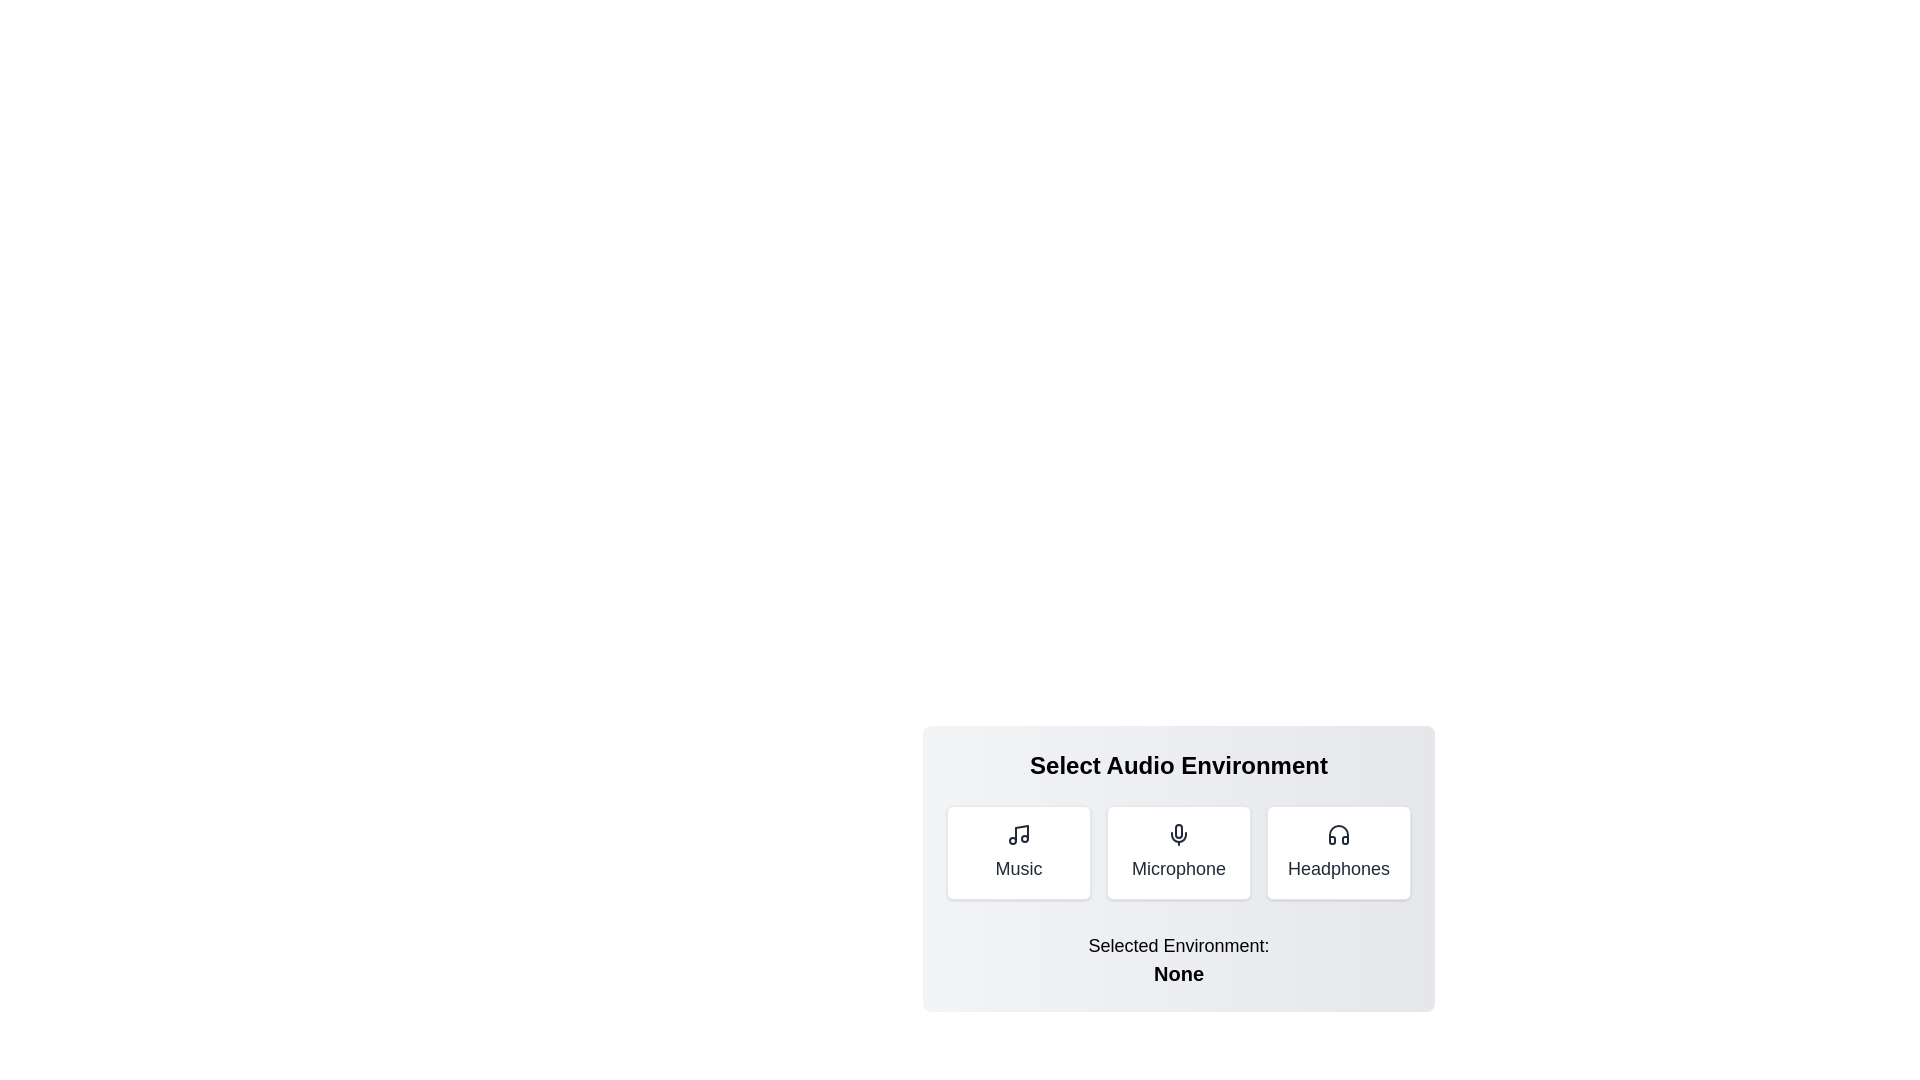 The image size is (1920, 1080). What do you see at coordinates (1339, 834) in the screenshot?
I see `the headphones icon located within the button labeled 'Headphones', which is the rightmost of three buttons in a horizontal layout` at bounding box center [1339, 834].